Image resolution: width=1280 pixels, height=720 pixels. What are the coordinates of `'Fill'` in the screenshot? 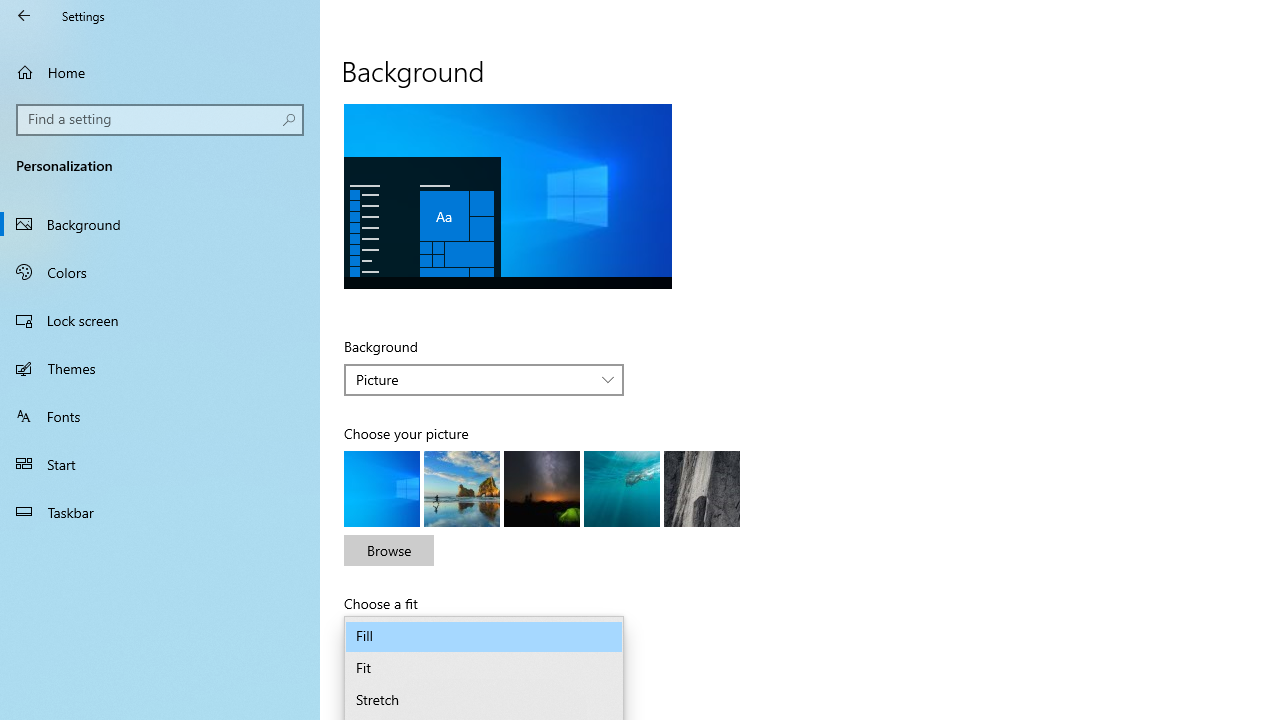 It's located at (484, 636).